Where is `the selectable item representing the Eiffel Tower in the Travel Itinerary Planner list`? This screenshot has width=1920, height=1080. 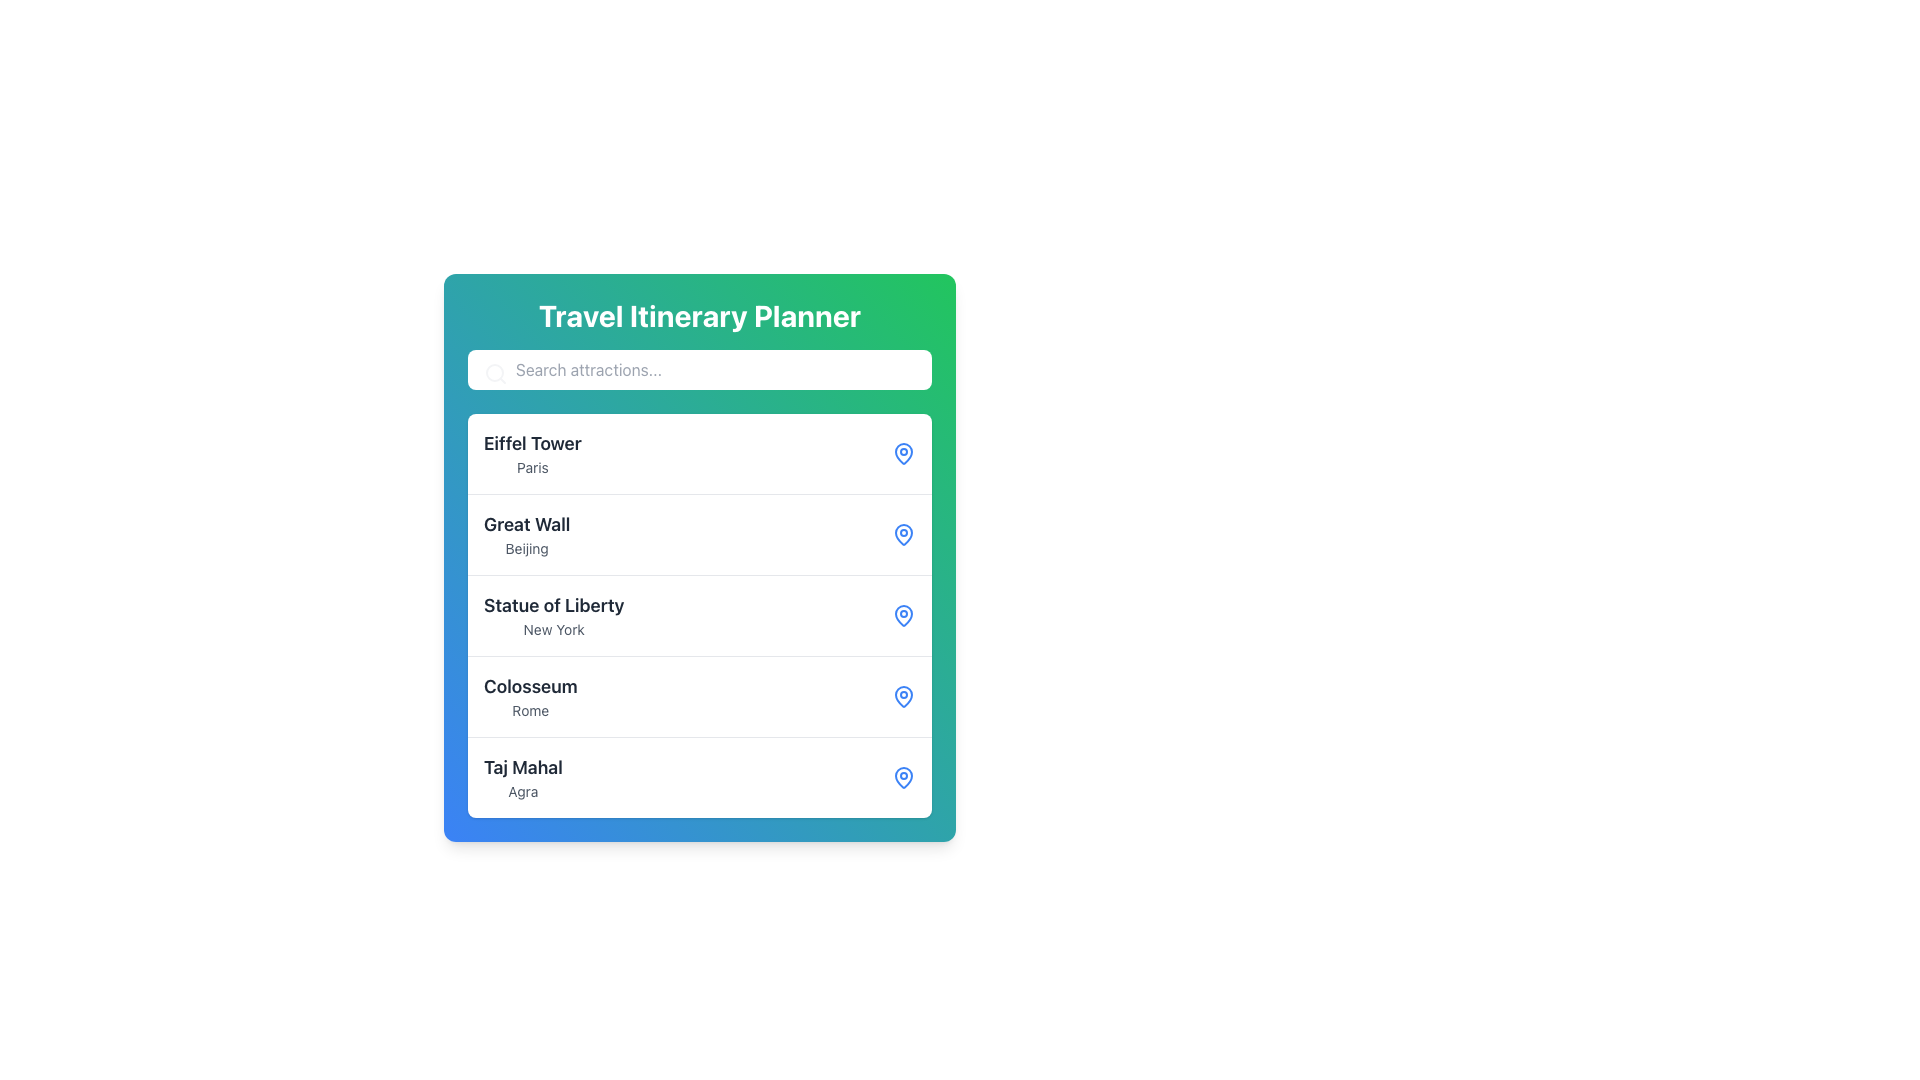
the selectable item representing the Eiffel Tower in the Travel Itinerary Planner list is located at coordinates (532, 454).